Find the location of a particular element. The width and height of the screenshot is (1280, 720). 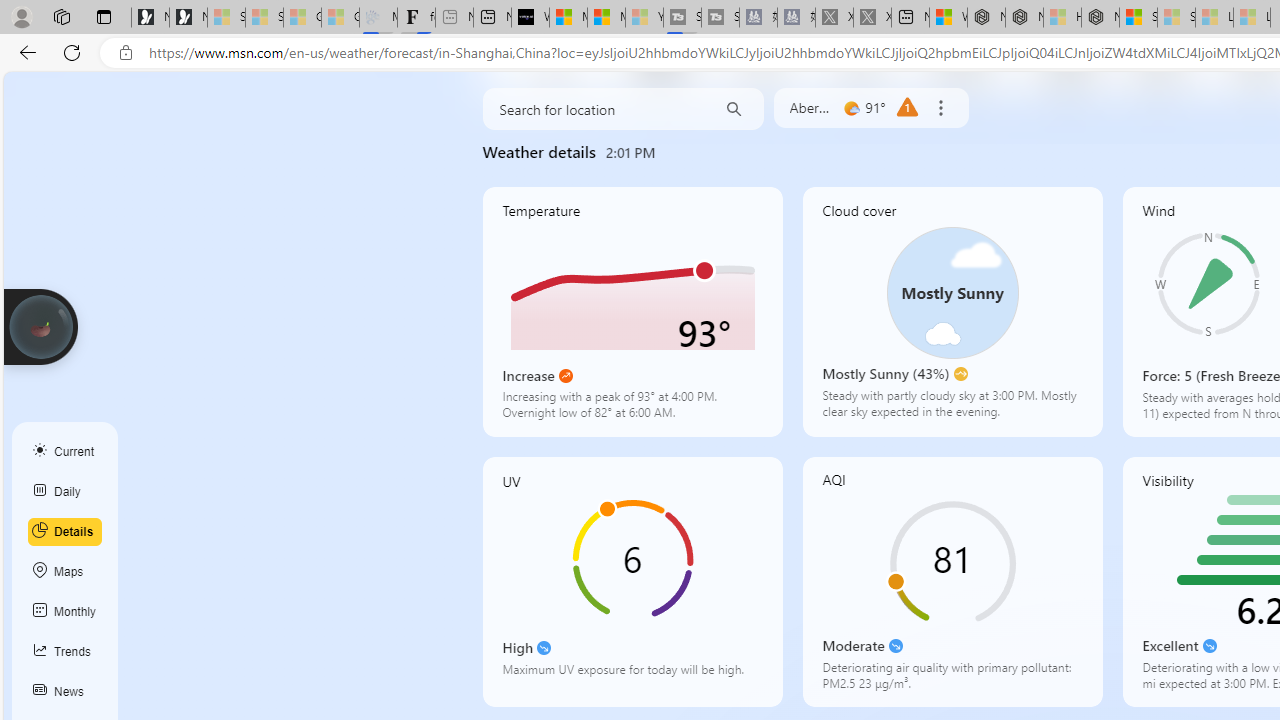

'Monthly' is located at coordinates (65, 611).